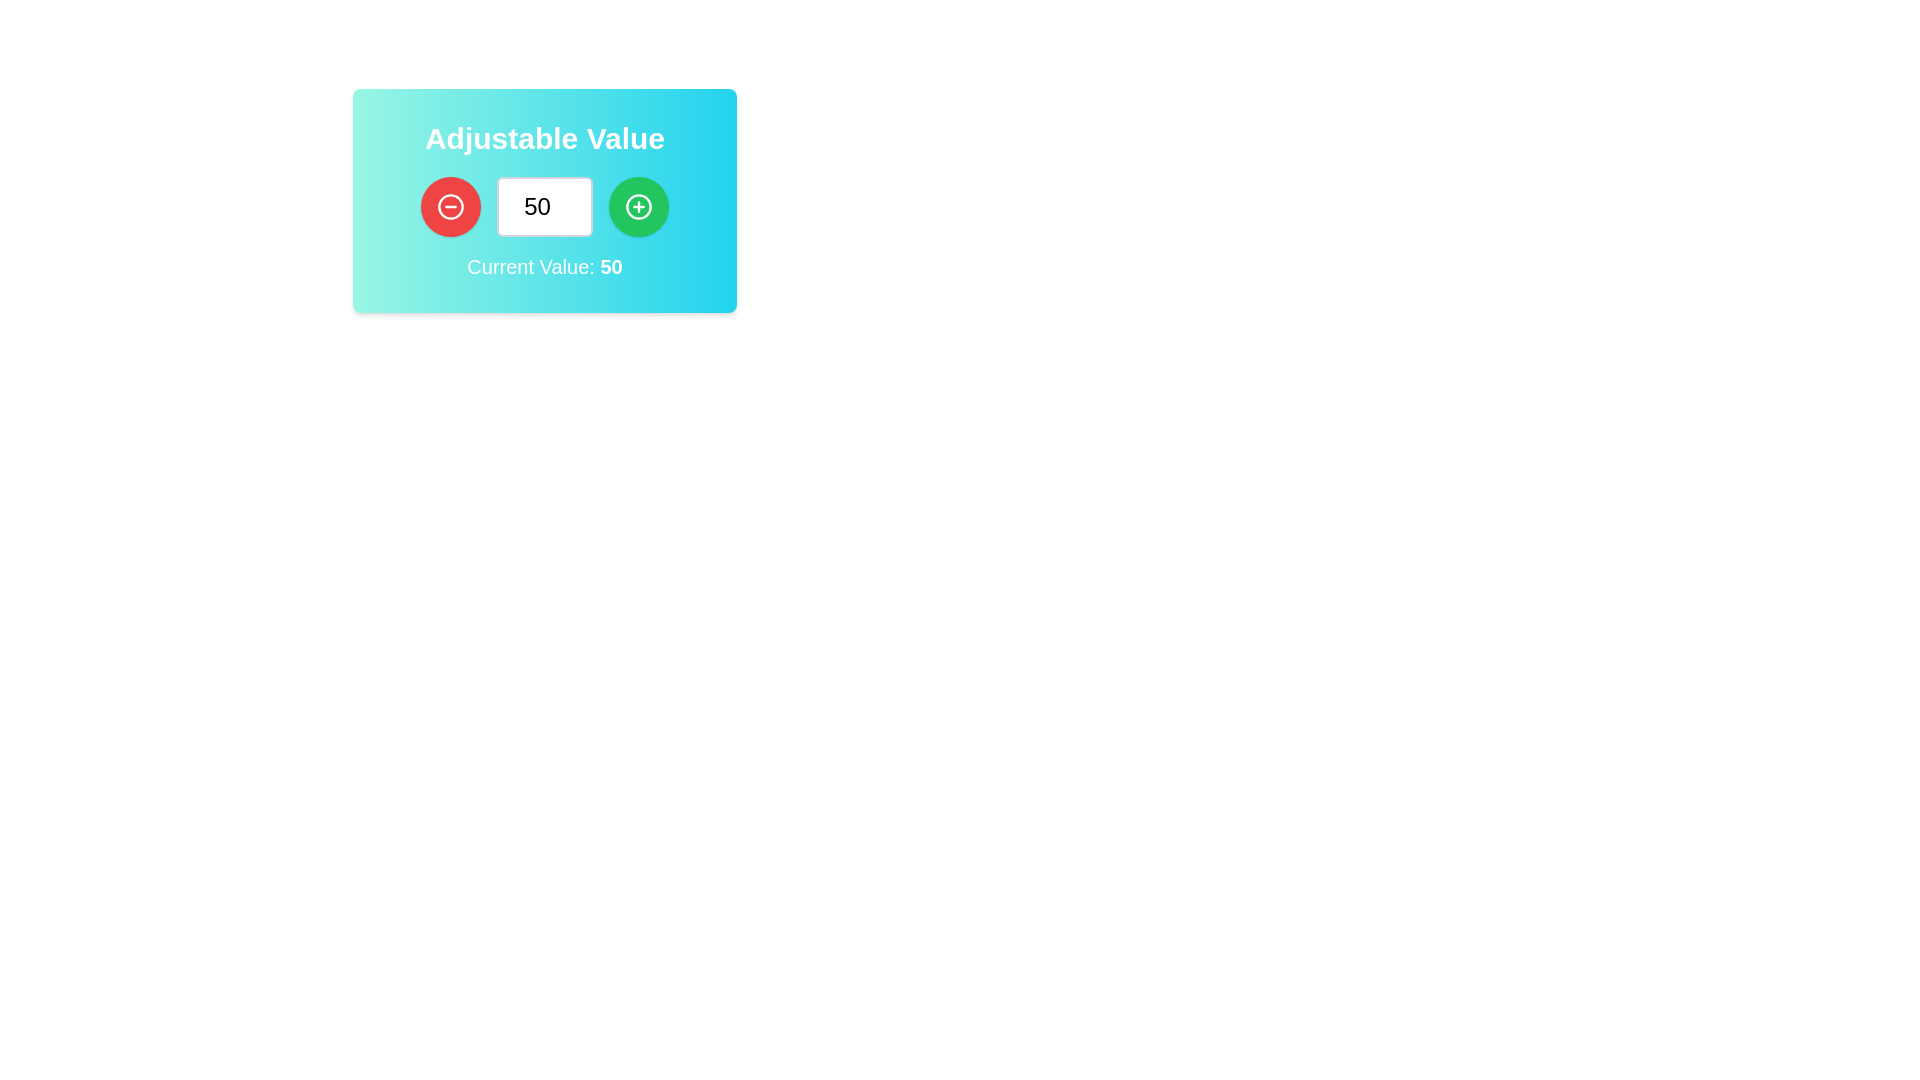 The width and height of the screenshot is (1920, 1080). Describe the element at coordinates (610, 265) in the screenshot. I see `the bold numerical text '50' displayed in black on a bright cyan background, which is part of the text 'Current Value: 50'` at that location.